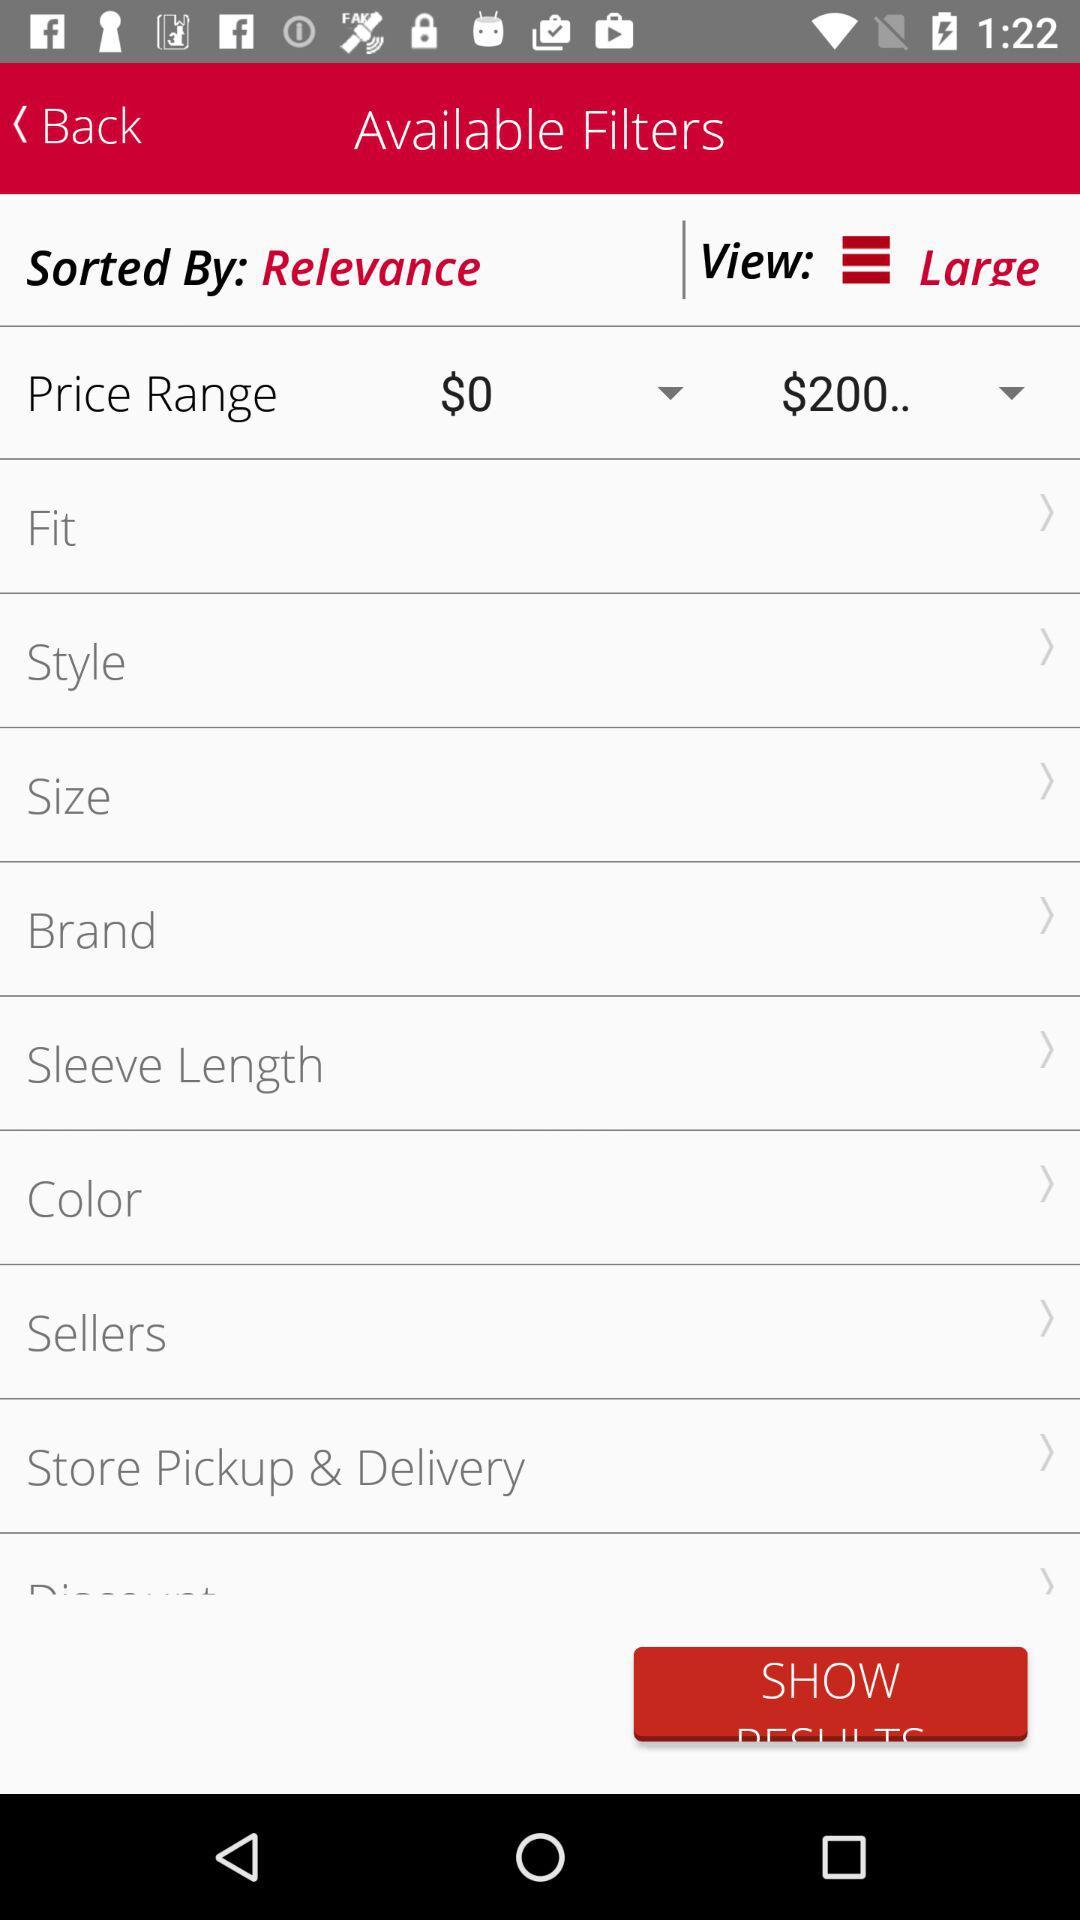 The width and height of the screenshot is (1080, 1920). What do you see at coordinates (76, 123) in the screenshot?
I see `back item` at bounding box center [76, 123].